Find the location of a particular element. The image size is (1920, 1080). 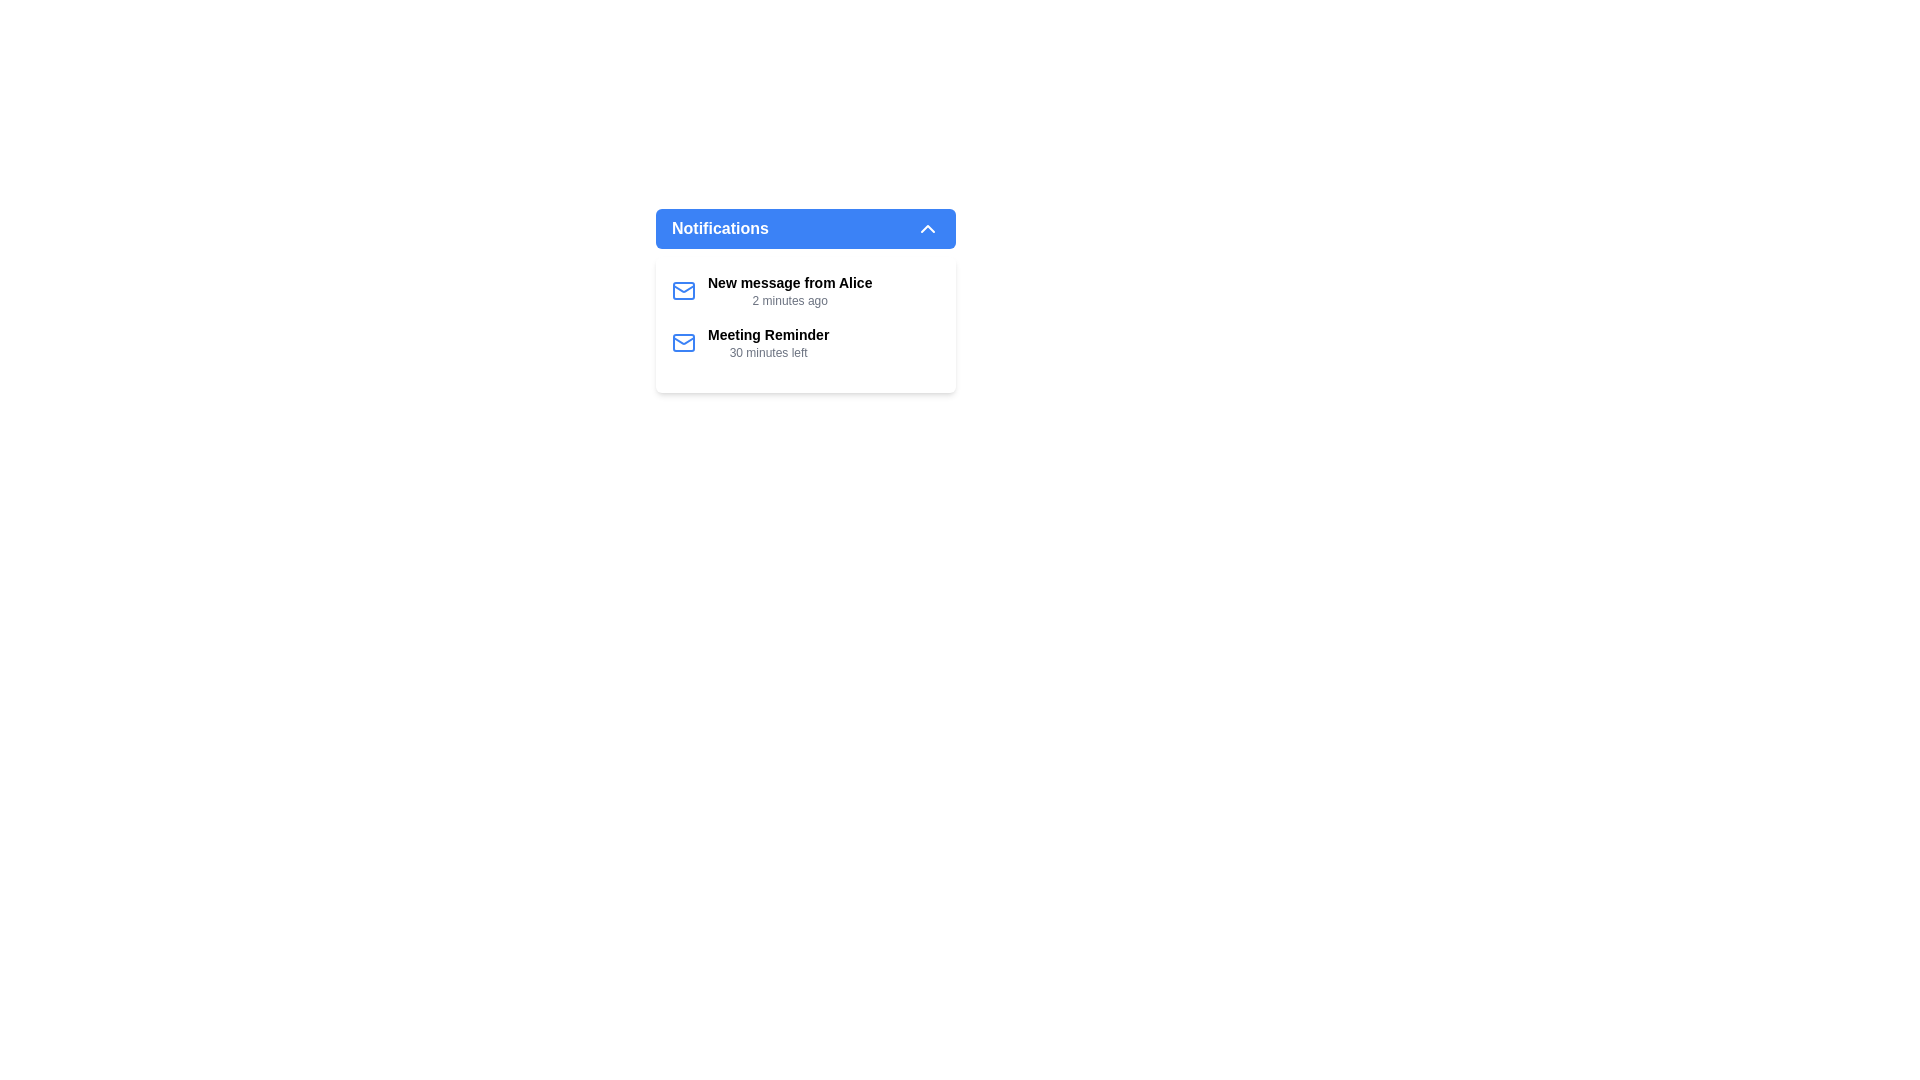

the email or message notification icon for 'Meeting Reminder', which is located directly to the left of the text 'Meeting Reminder 30 minutes left' is located at coordinates (684, 342).